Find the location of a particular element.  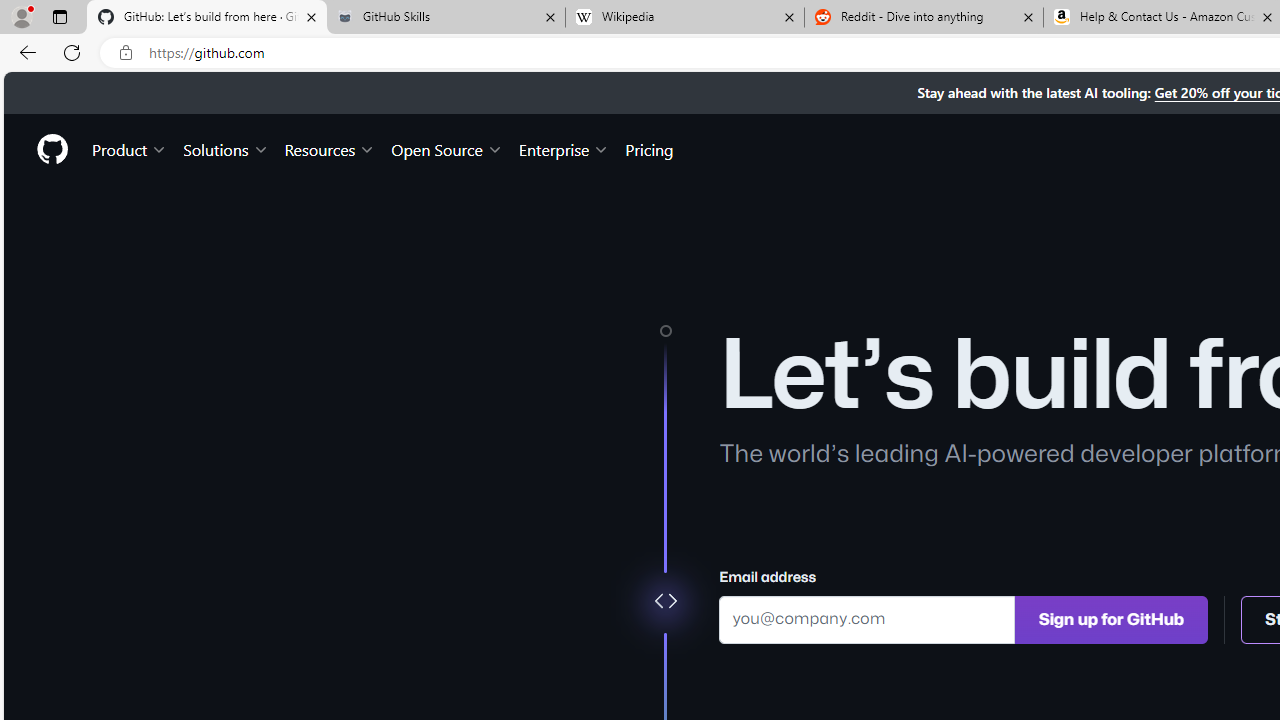

'Enterprise' is located at coordinates (562, 148).